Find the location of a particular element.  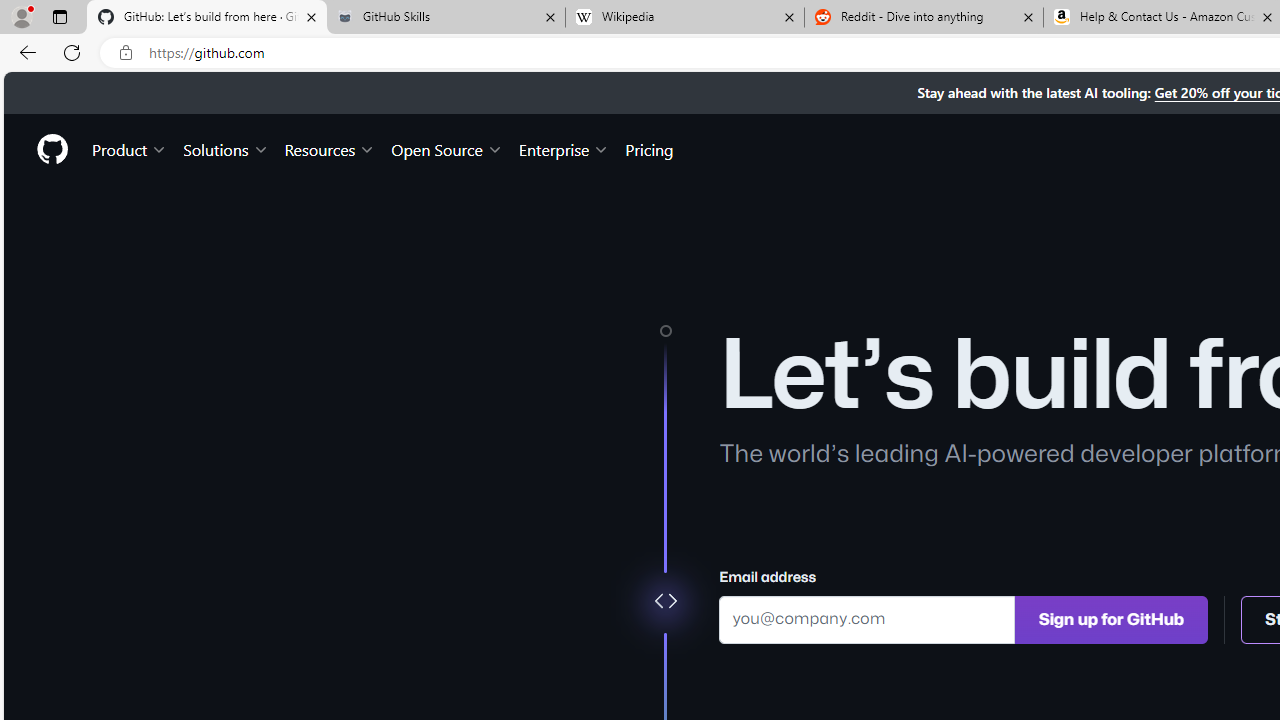

'Enterprise' is located at coordinates (562, 148).